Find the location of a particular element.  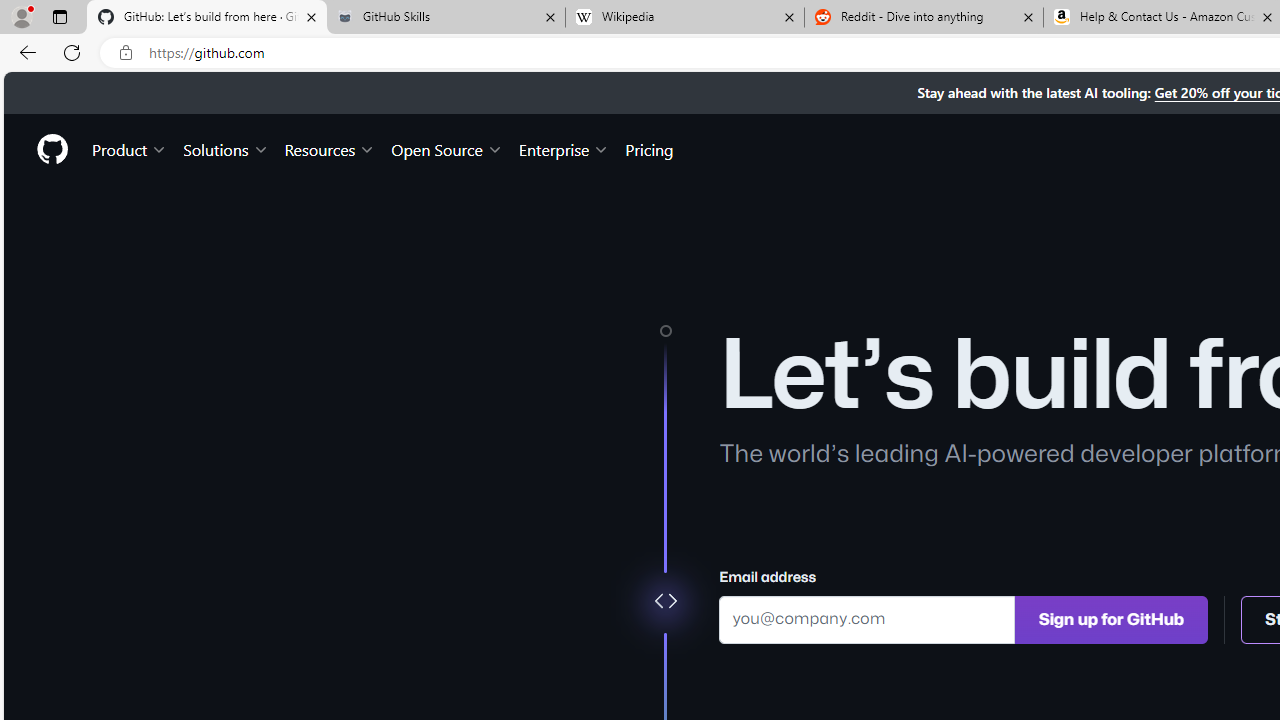

'Enterprise' is located at coordinates (562, 148).